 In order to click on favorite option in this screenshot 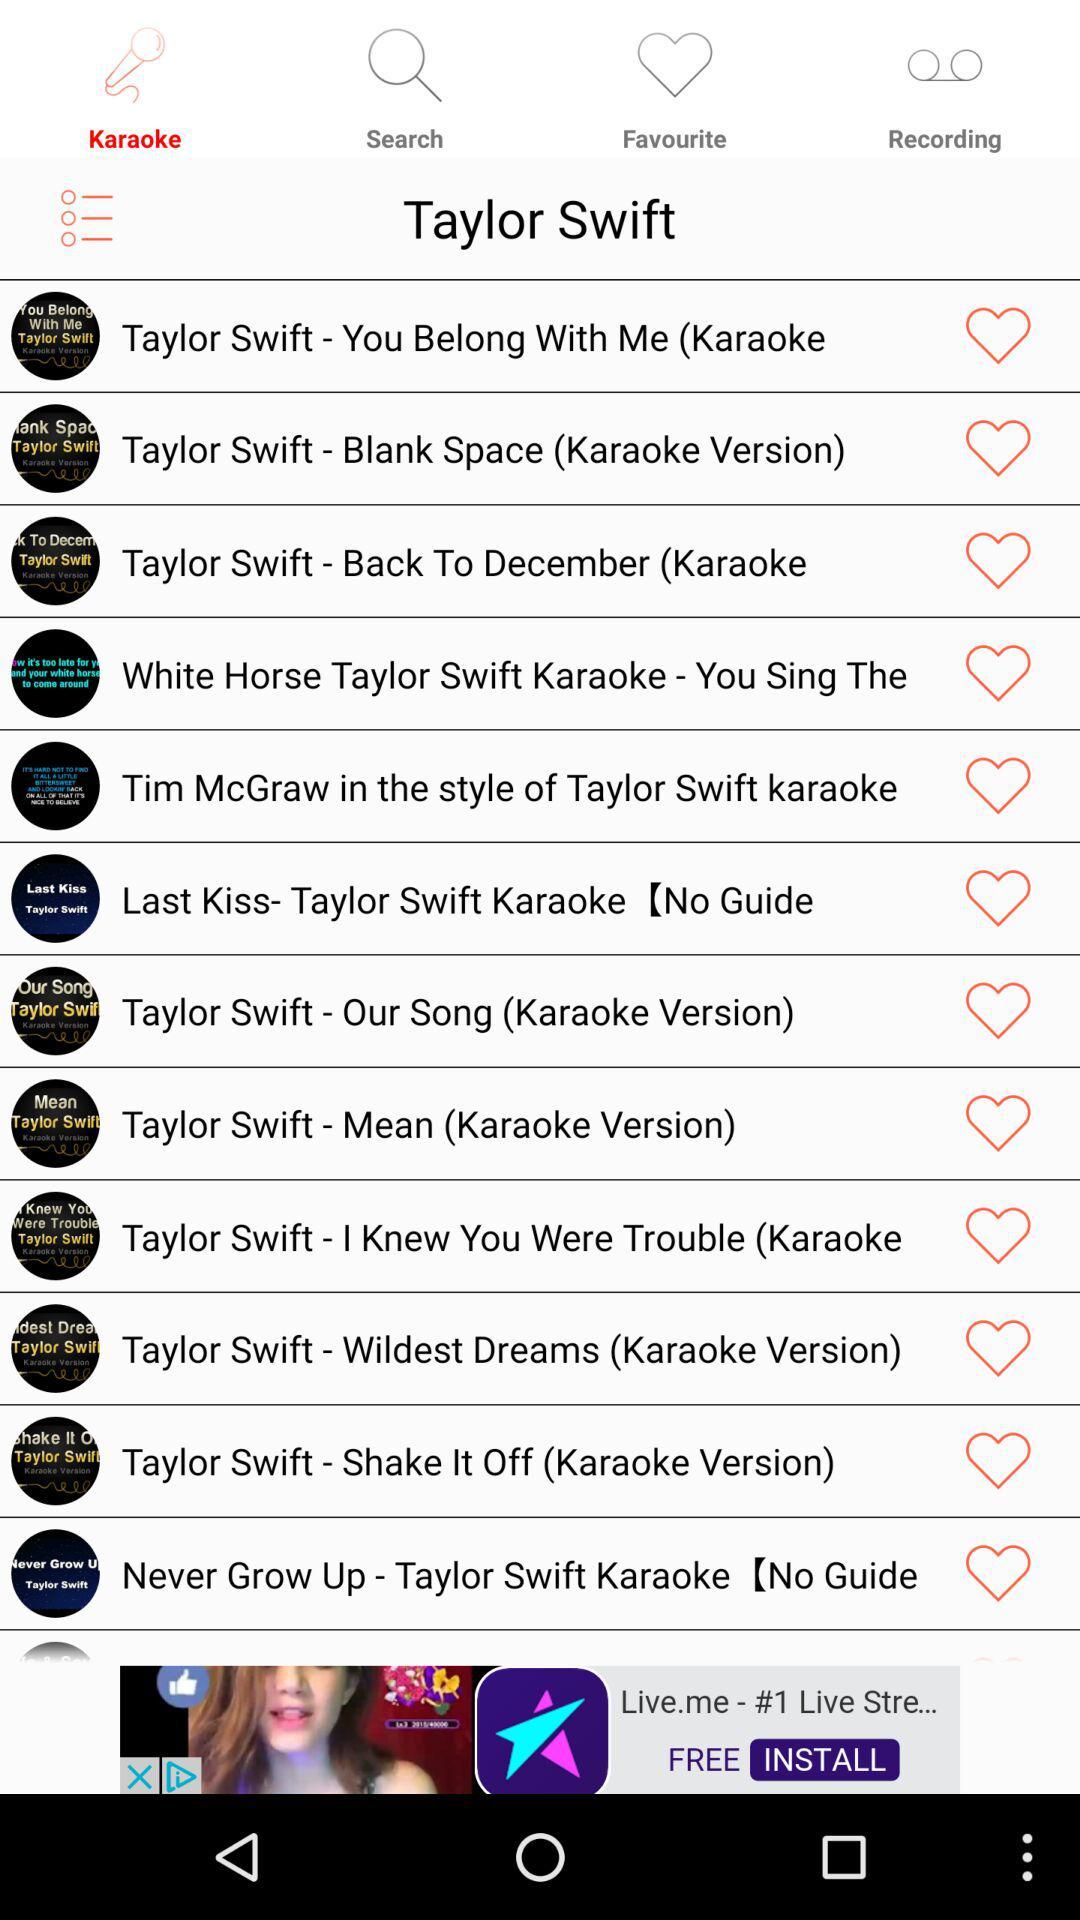, I will do `click(998, 897)`.